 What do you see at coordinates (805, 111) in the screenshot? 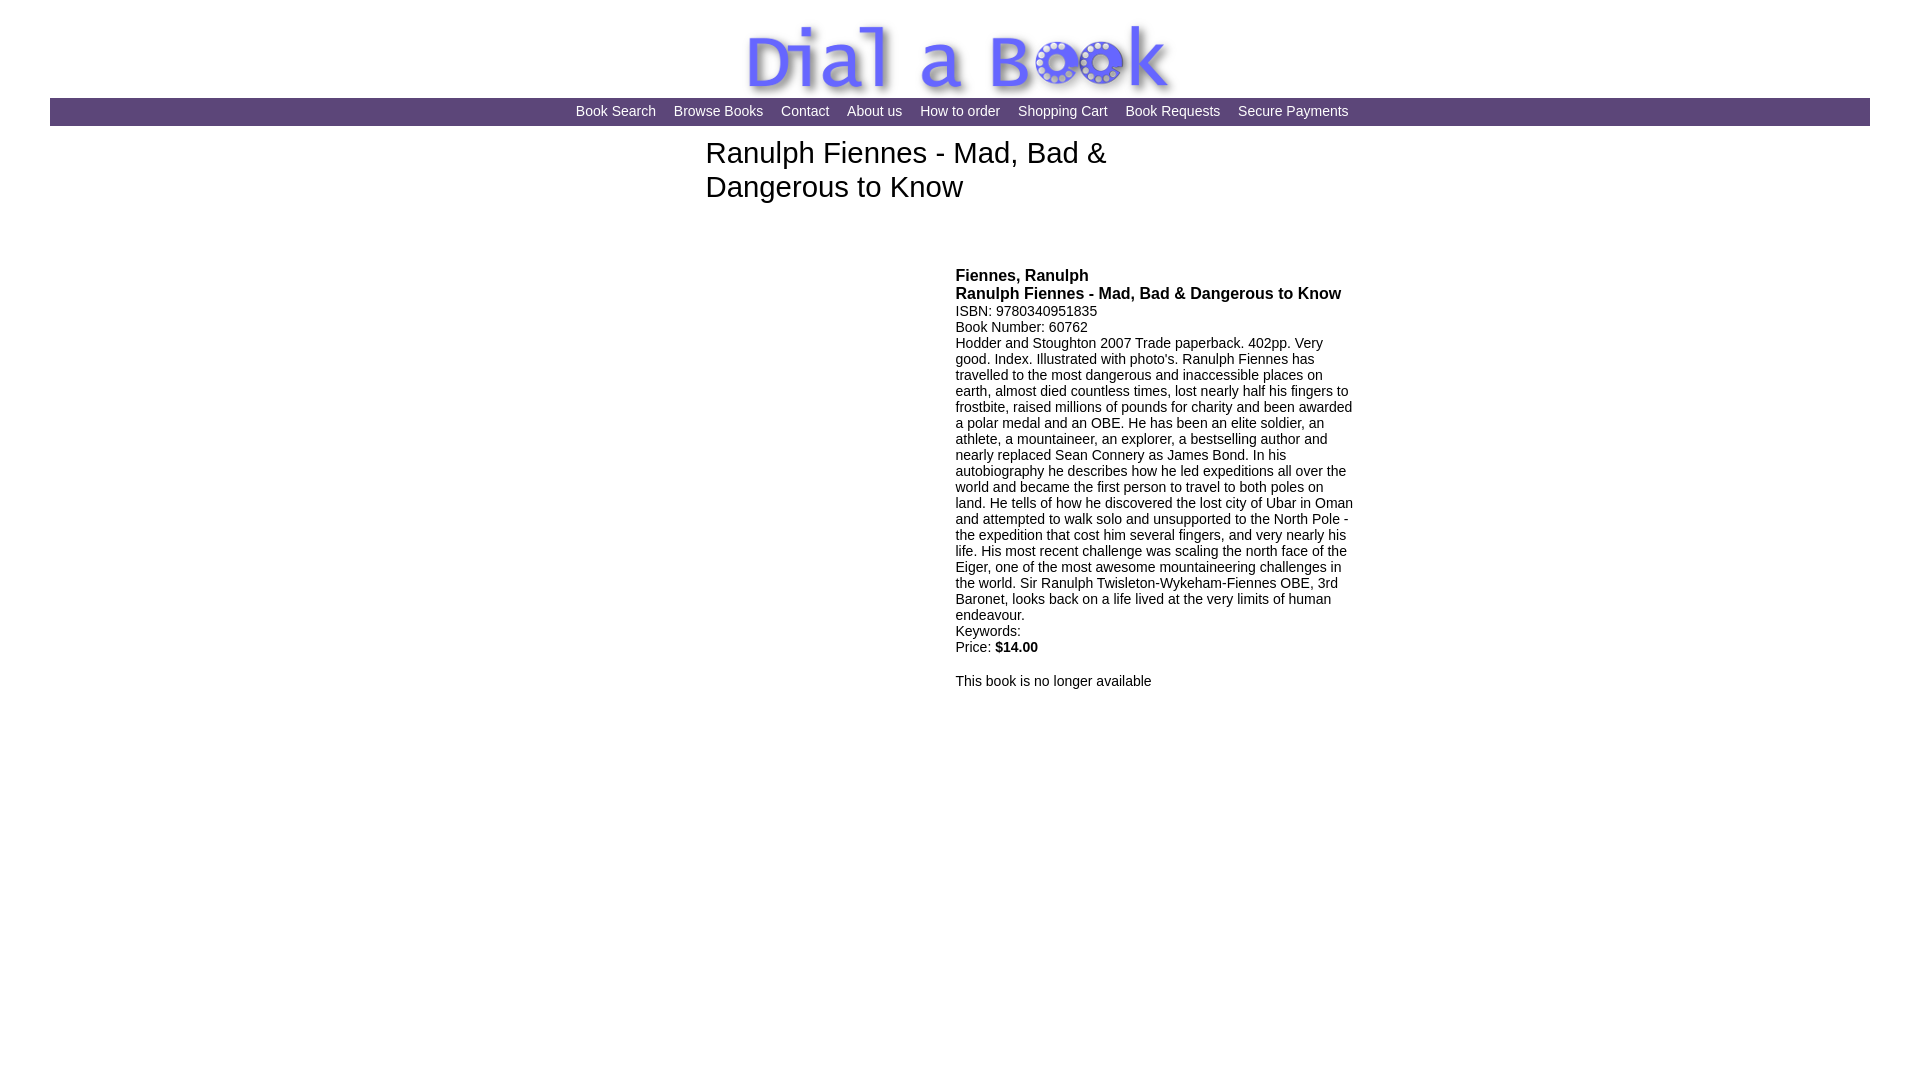
I see `'Contact'` at bounding box center [805, 111].